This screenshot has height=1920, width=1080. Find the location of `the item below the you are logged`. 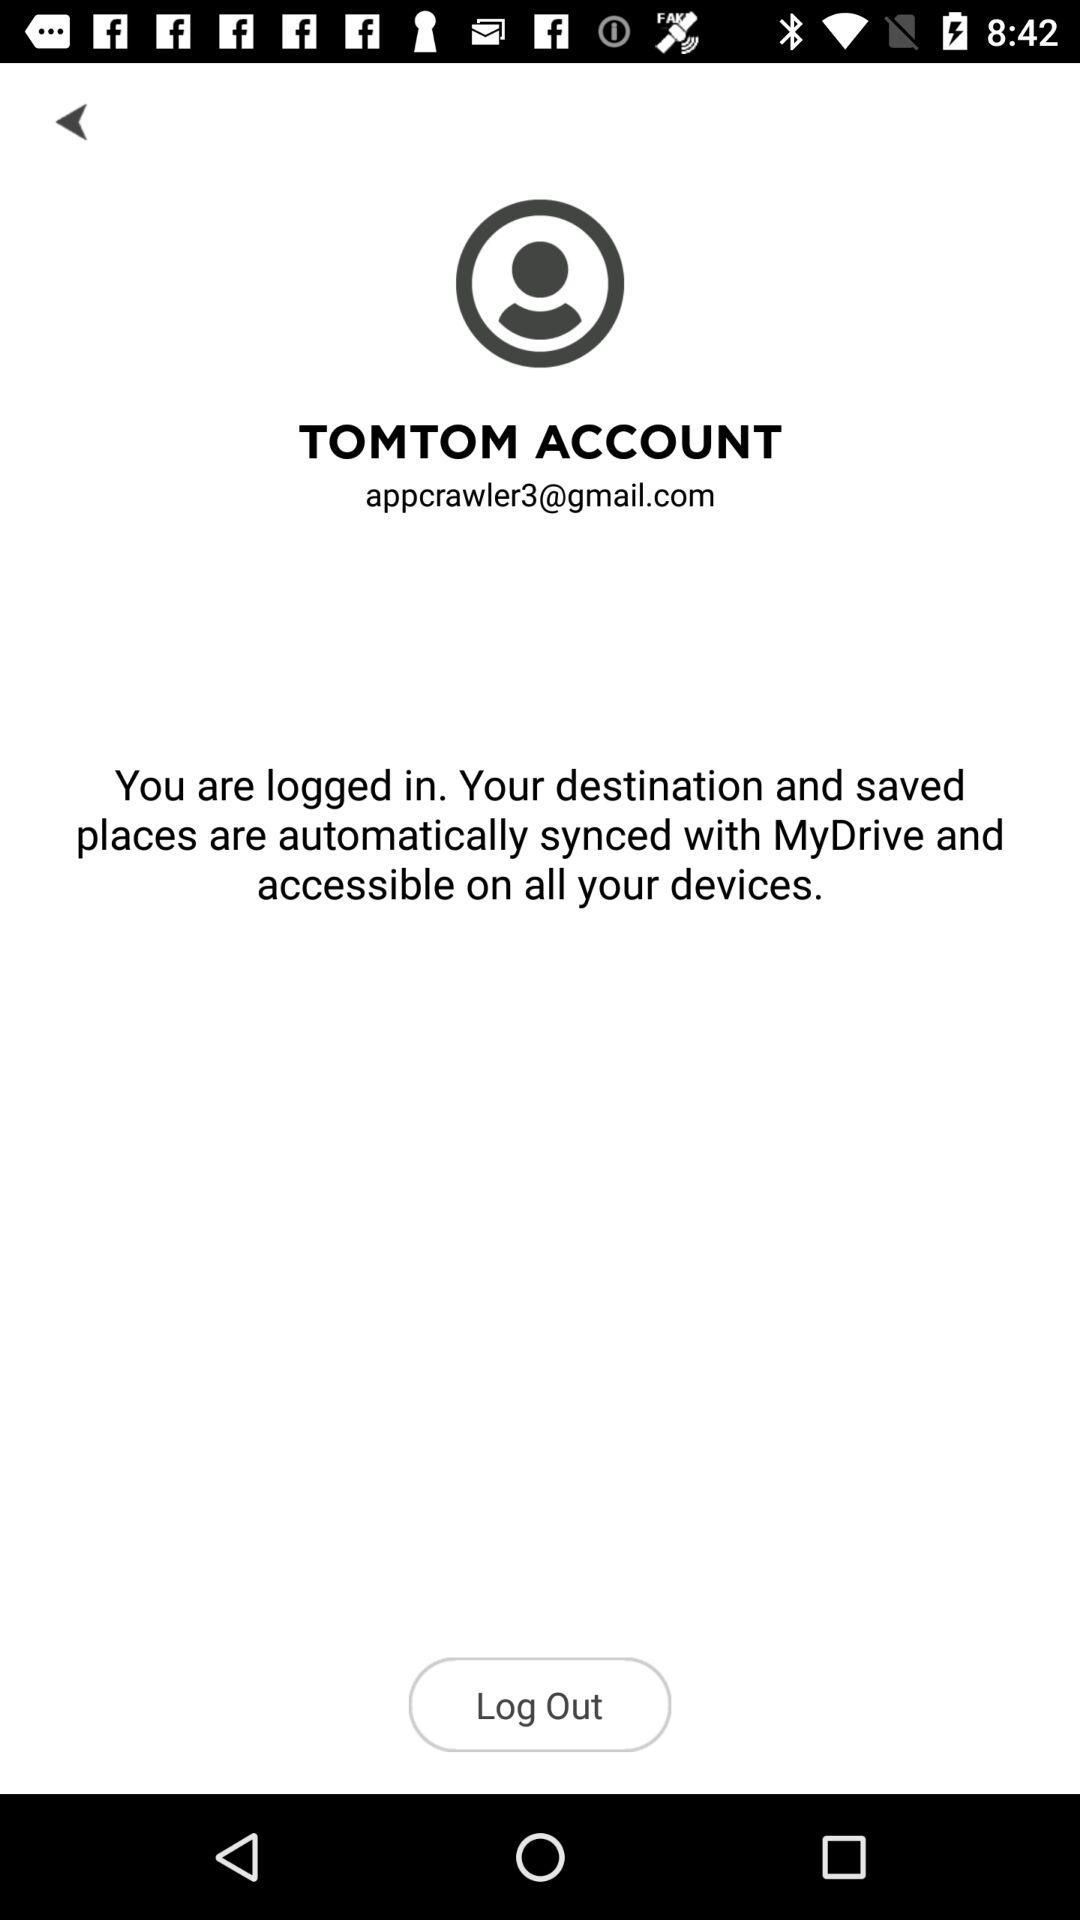

the item below the you are logged is located at coordinates (540, 1703).